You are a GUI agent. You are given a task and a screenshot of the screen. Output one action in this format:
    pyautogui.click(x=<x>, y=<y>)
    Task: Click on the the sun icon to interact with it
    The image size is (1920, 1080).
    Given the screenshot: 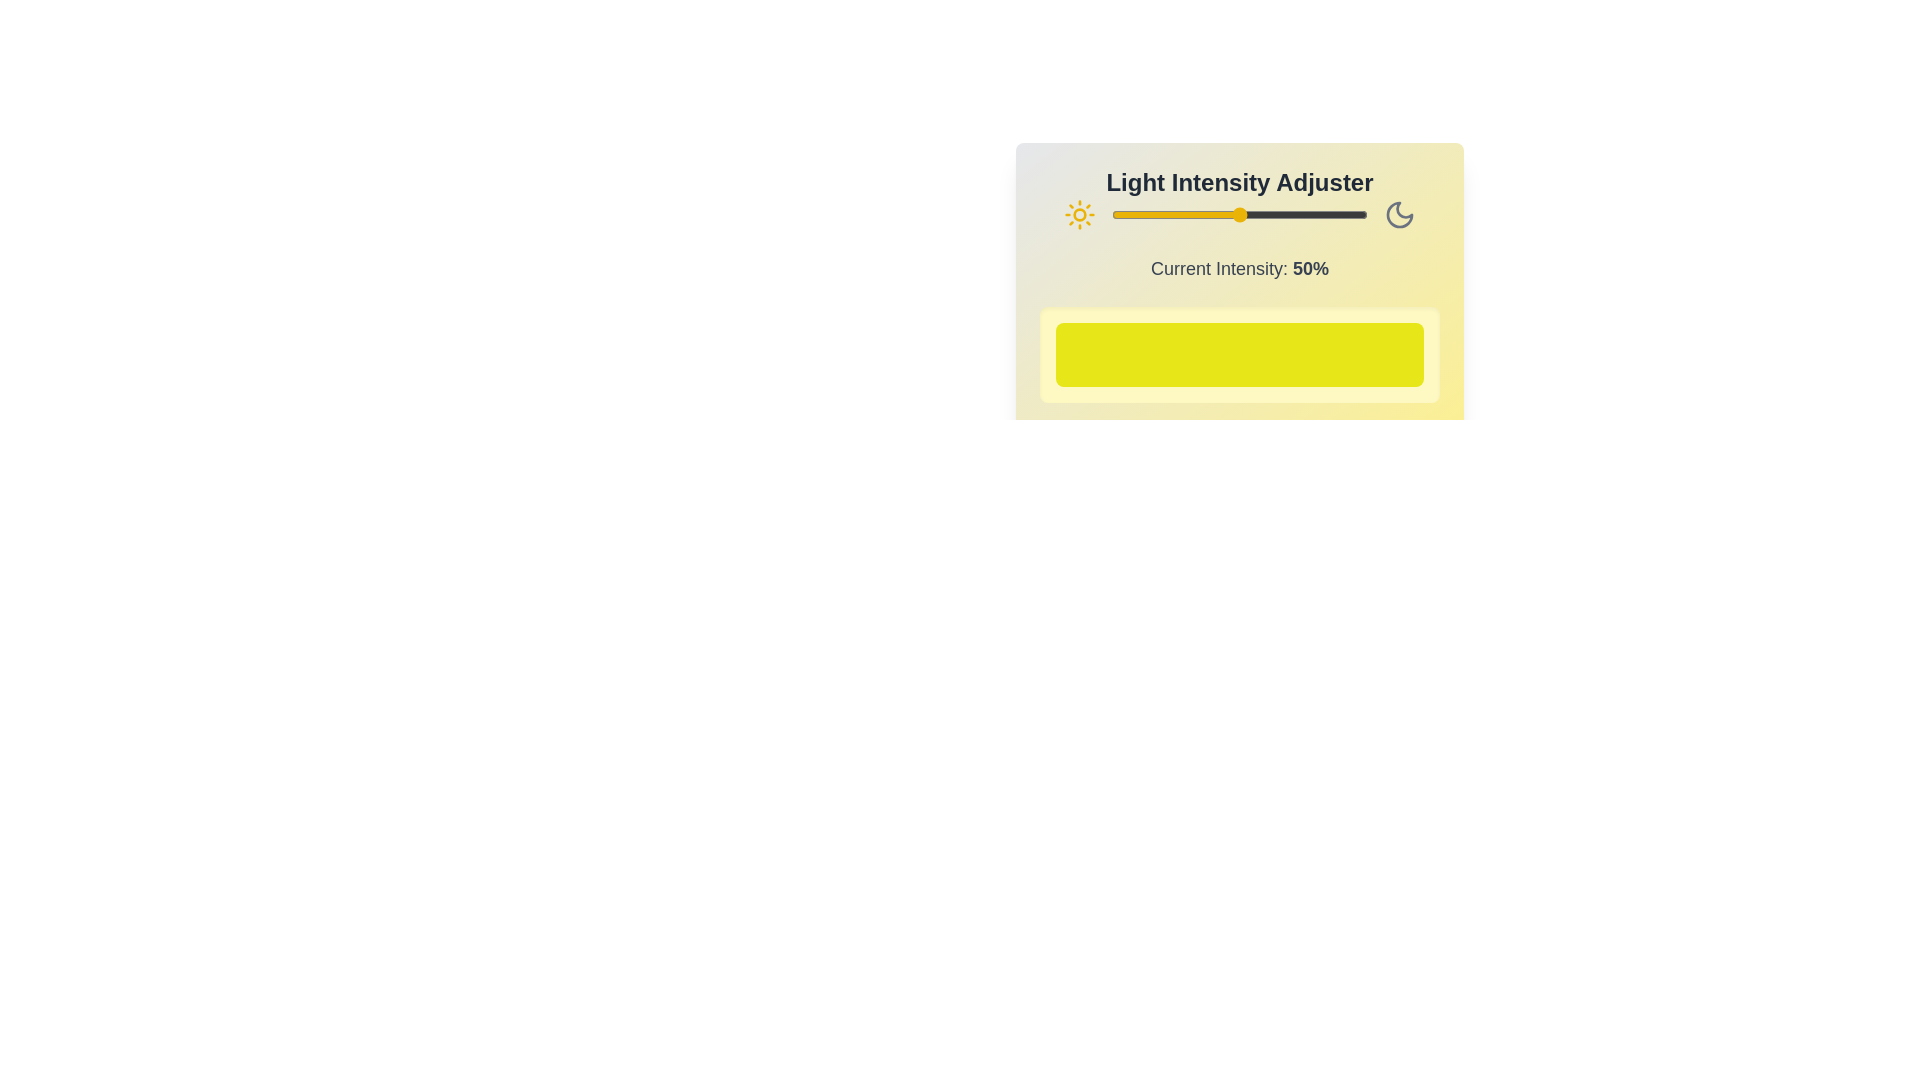 What is the action you would take?
    pyautogui.click(x=1079, y=215)
    